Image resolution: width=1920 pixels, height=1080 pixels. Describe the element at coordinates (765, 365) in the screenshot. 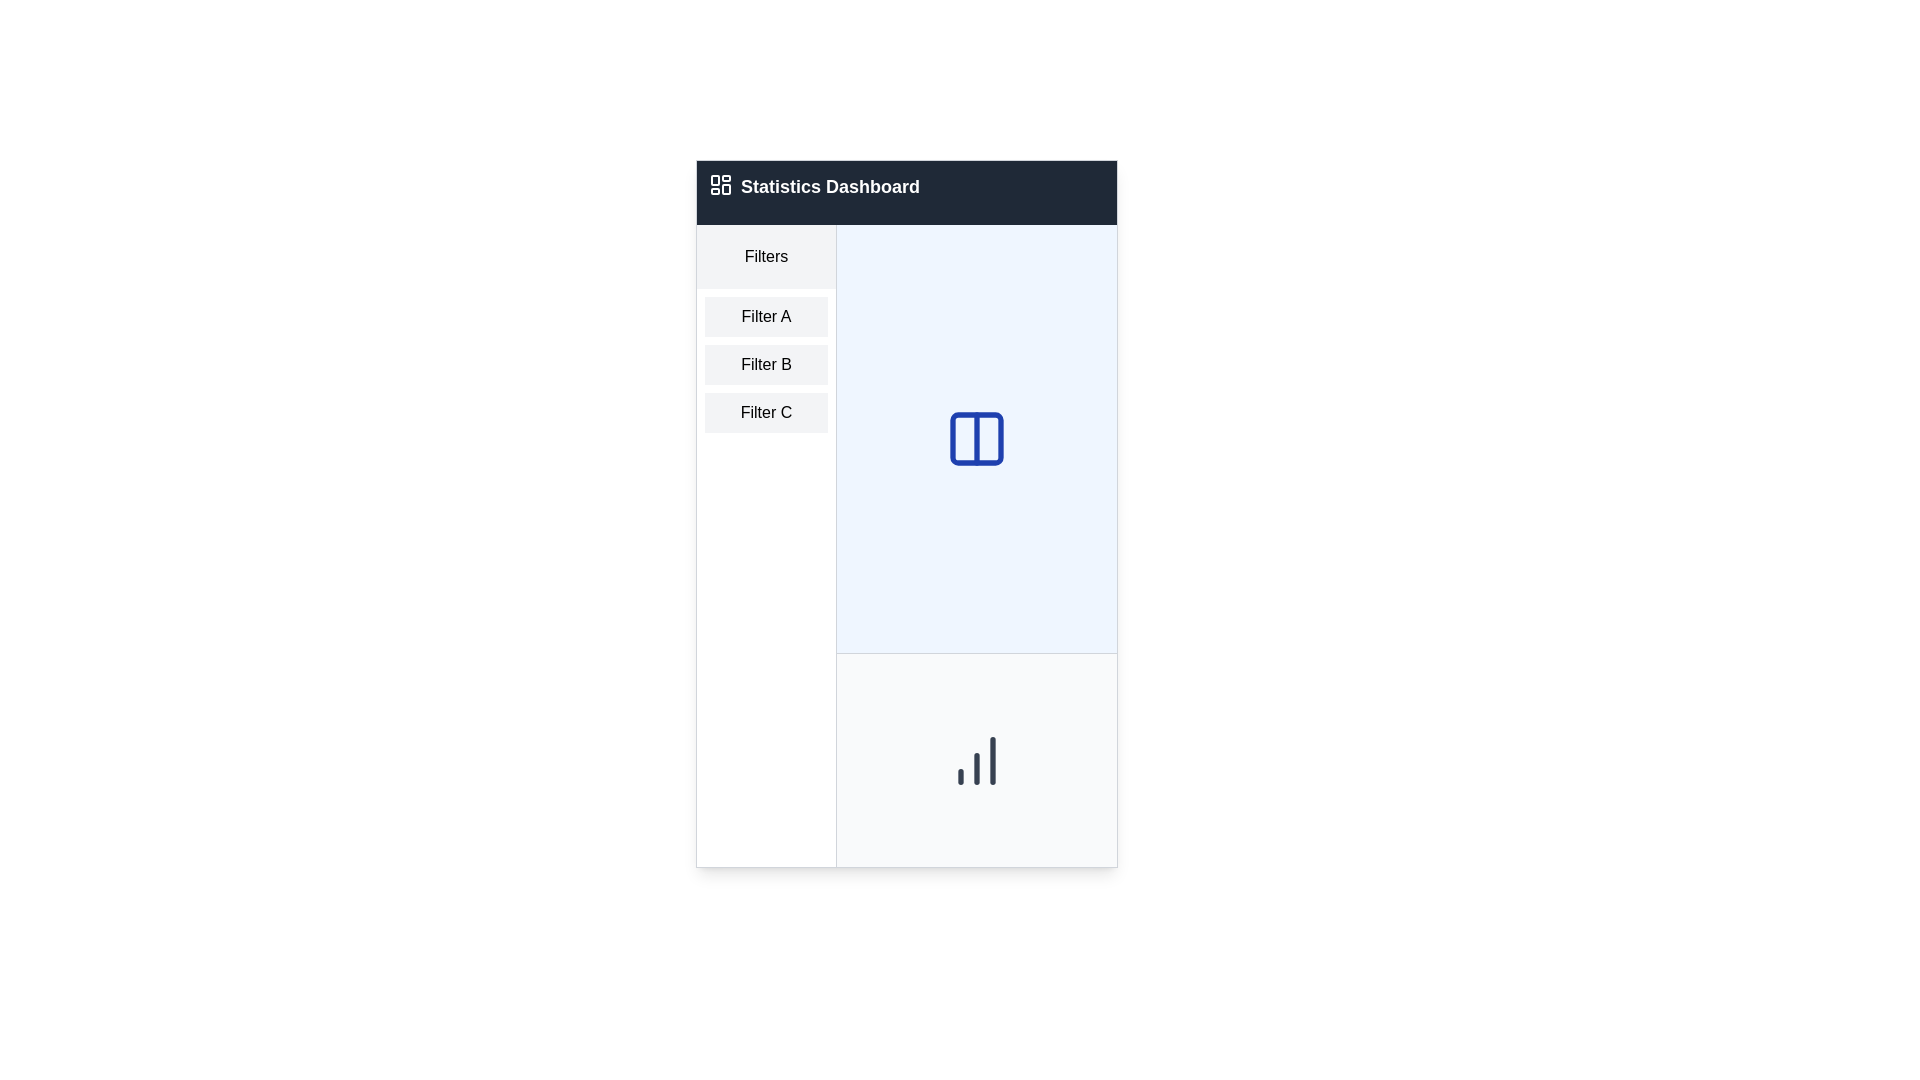

I see `the filter selection menu located in the left panel beneath the 'Filters' section` at that location.